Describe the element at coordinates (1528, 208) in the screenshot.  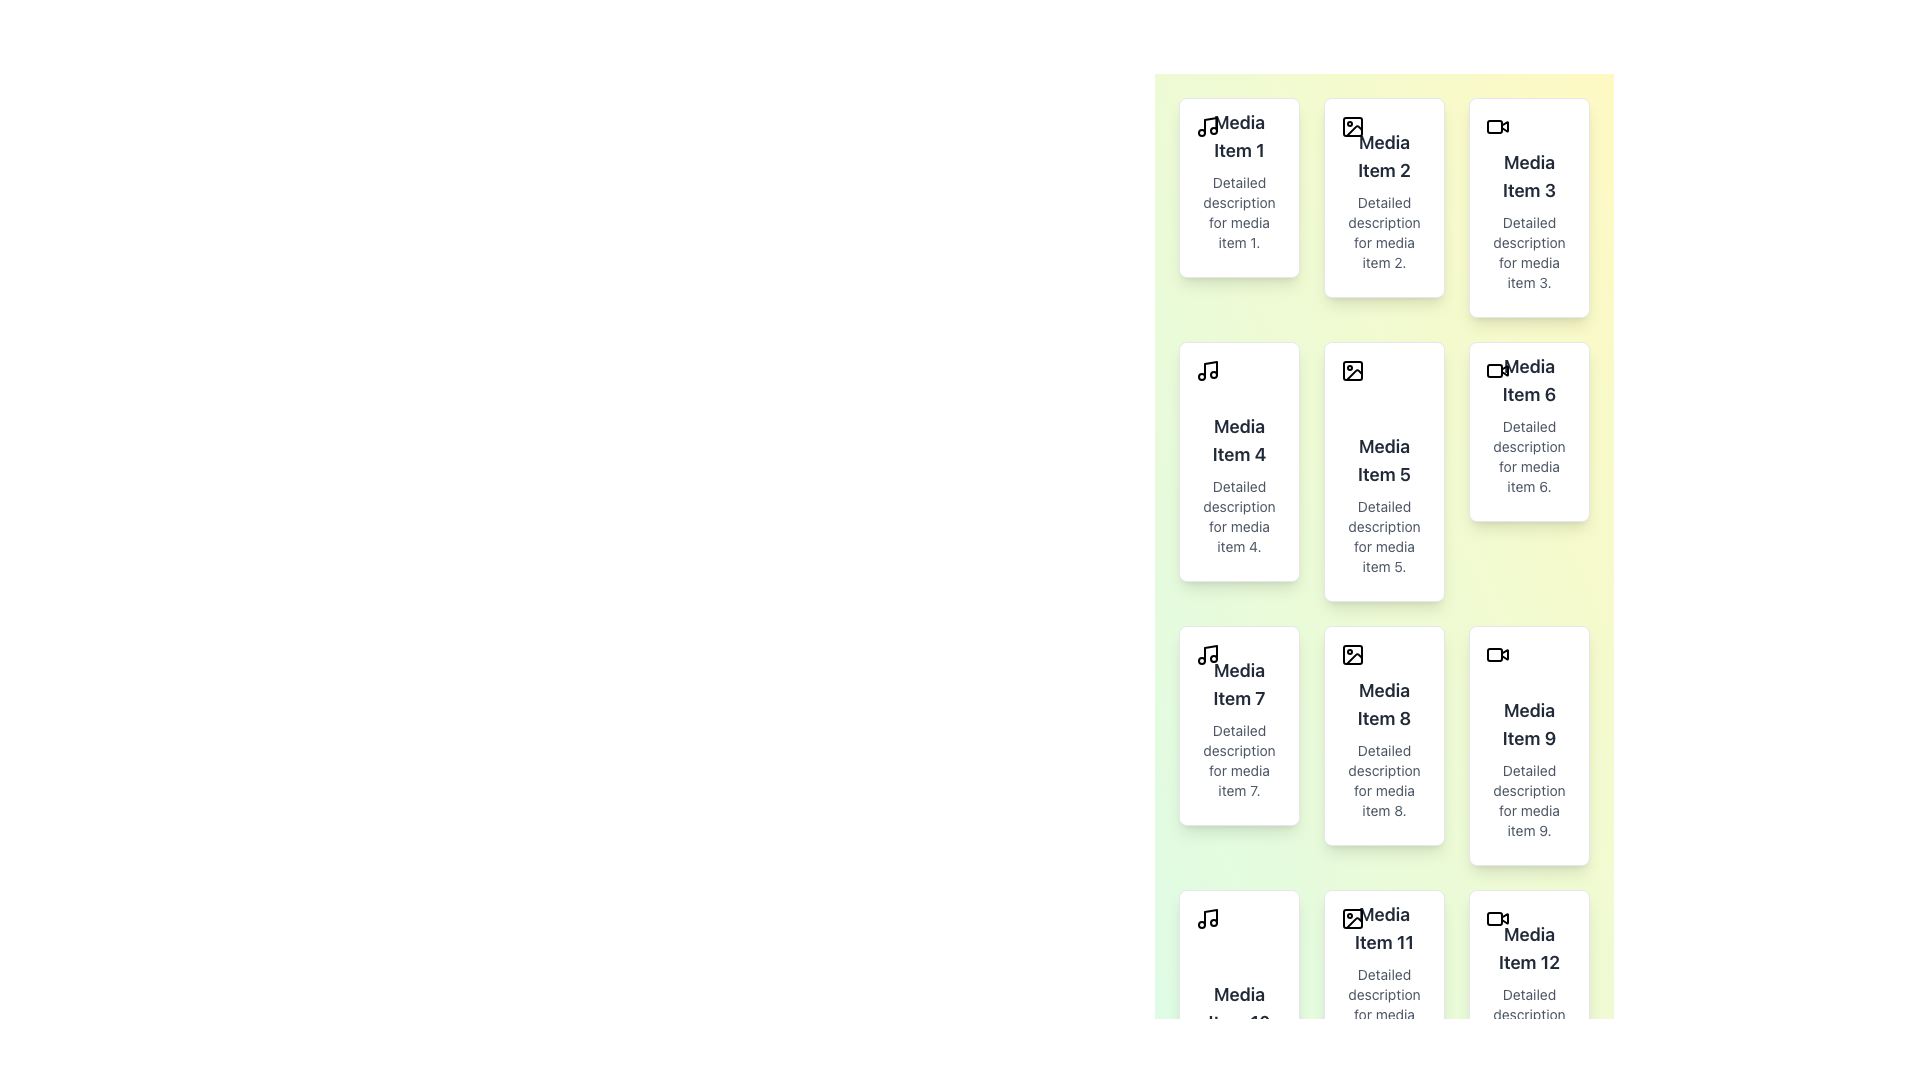
I see `the media card displaying details for 'Media Item 3', located in the third column of the first row` at that location.